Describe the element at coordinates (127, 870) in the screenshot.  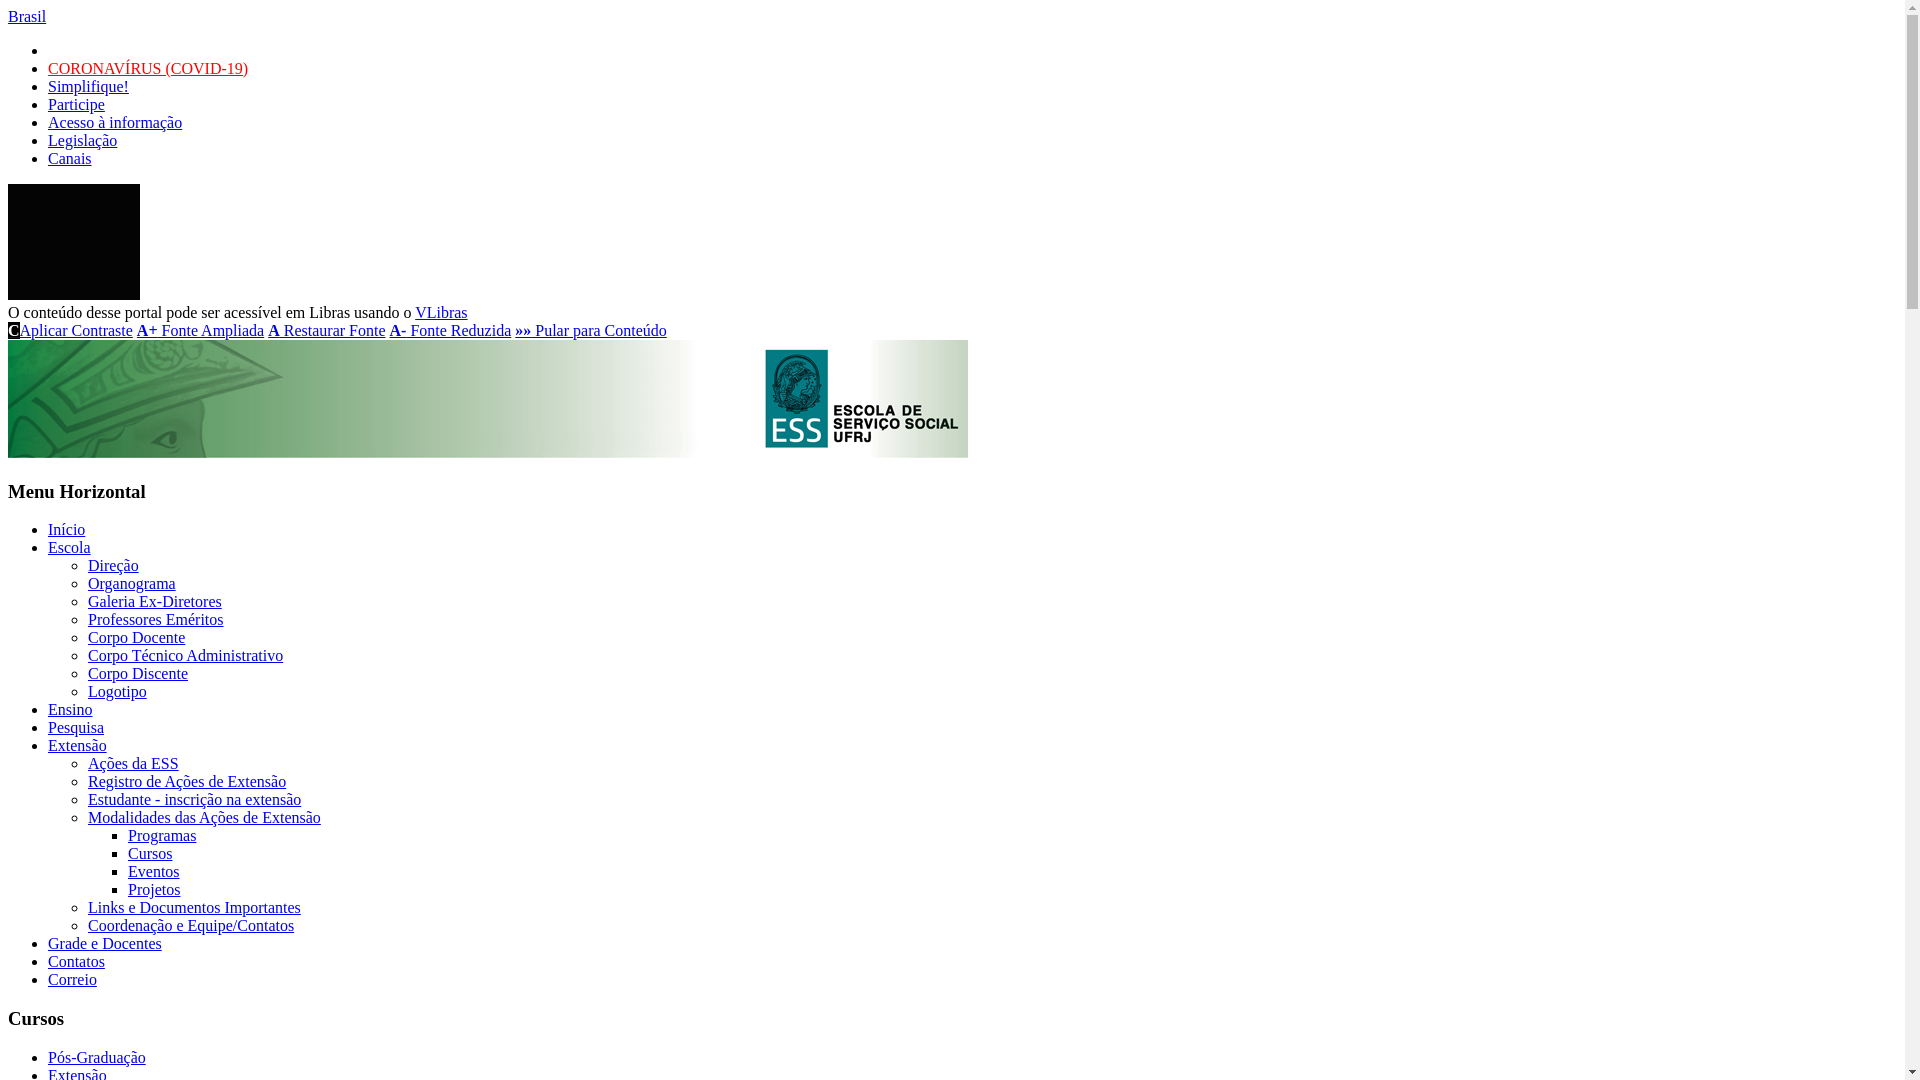
I see `'Eventos'` at that location.